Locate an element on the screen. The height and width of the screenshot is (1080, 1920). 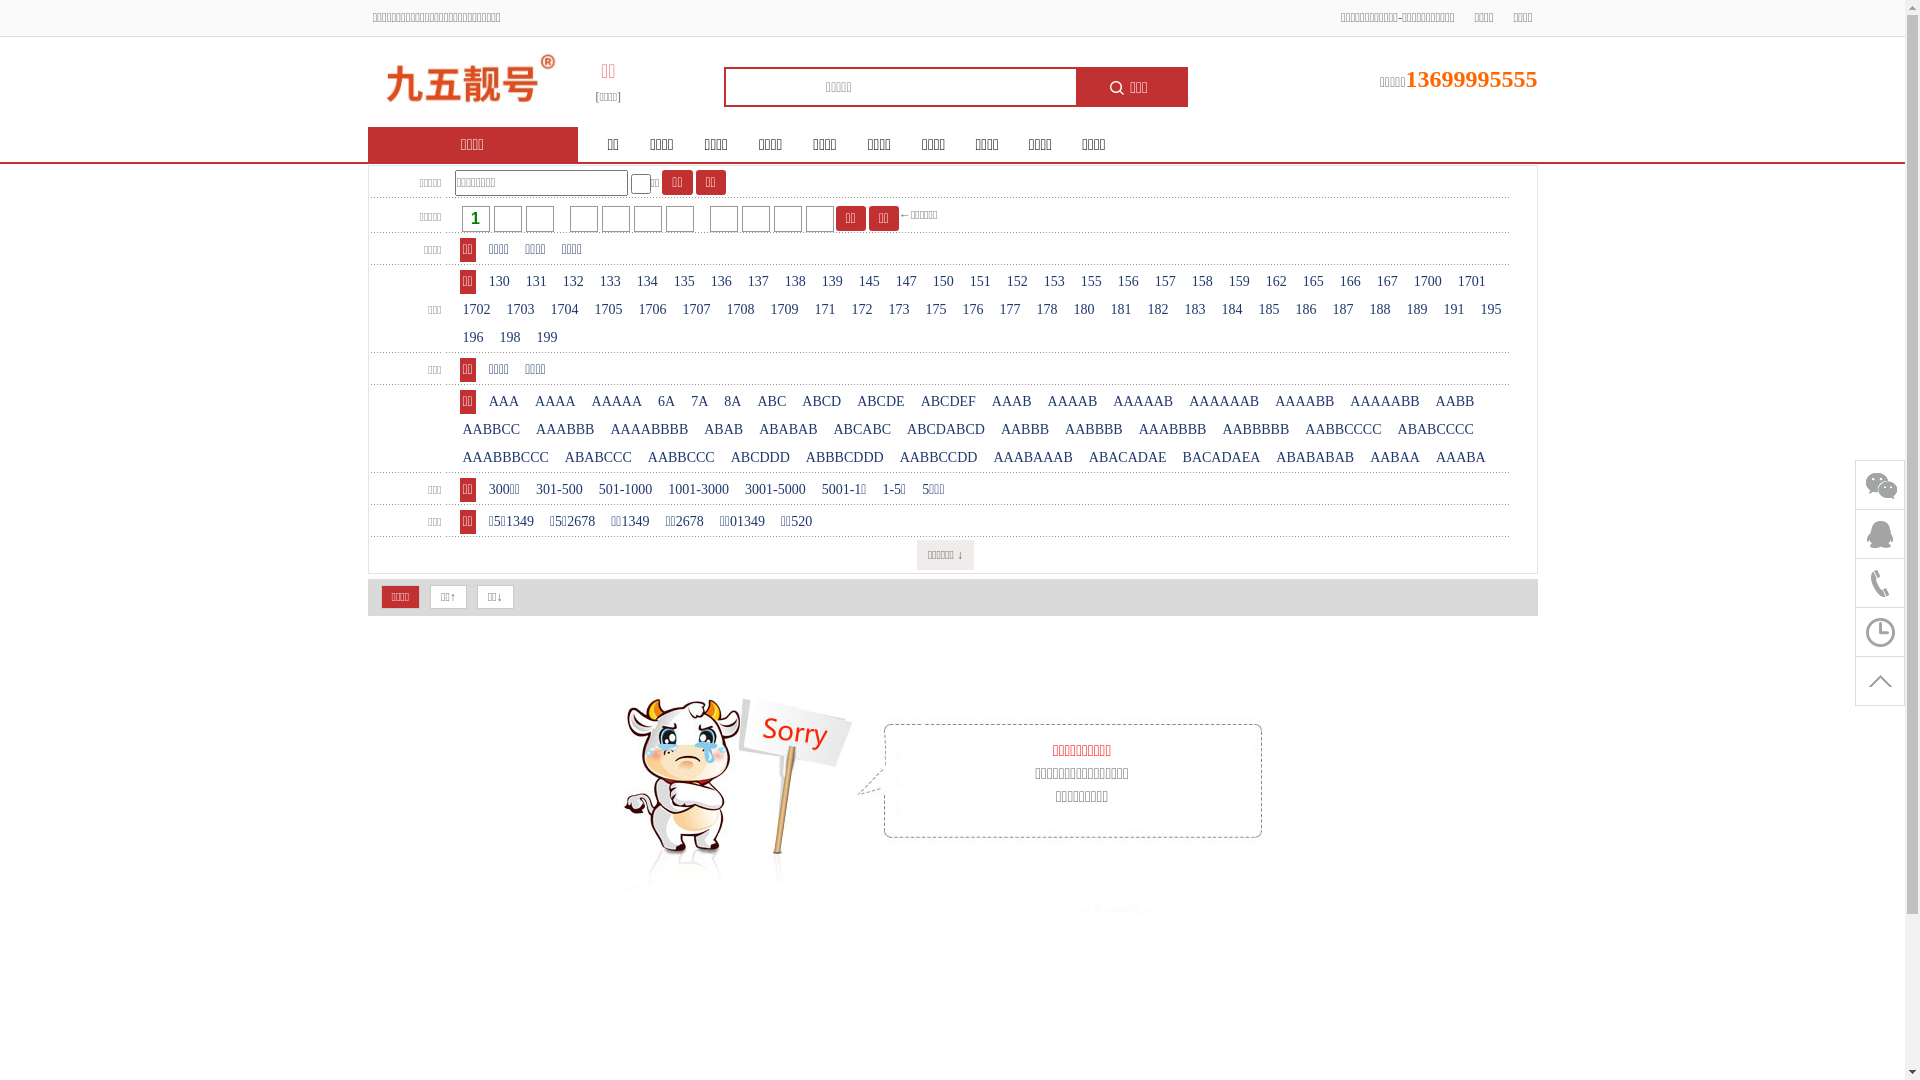
'8A' is located at coordinates (731, 401).